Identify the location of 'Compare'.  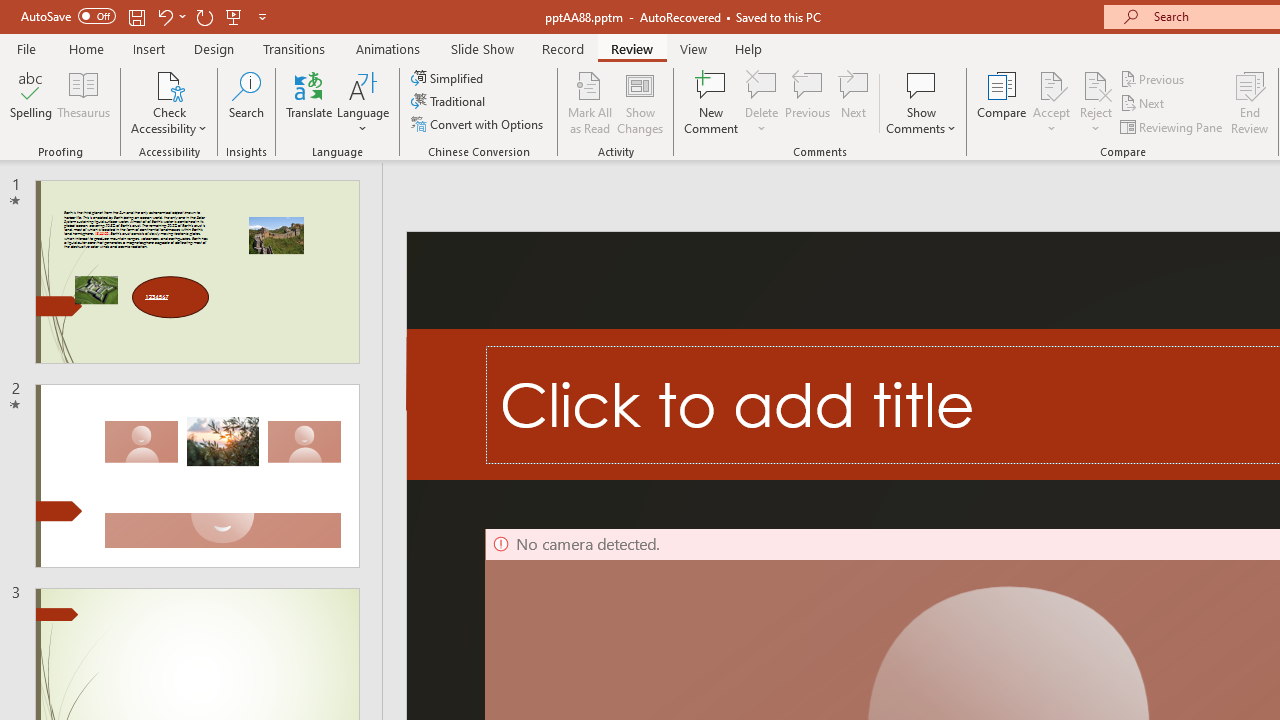
(1002, 103).